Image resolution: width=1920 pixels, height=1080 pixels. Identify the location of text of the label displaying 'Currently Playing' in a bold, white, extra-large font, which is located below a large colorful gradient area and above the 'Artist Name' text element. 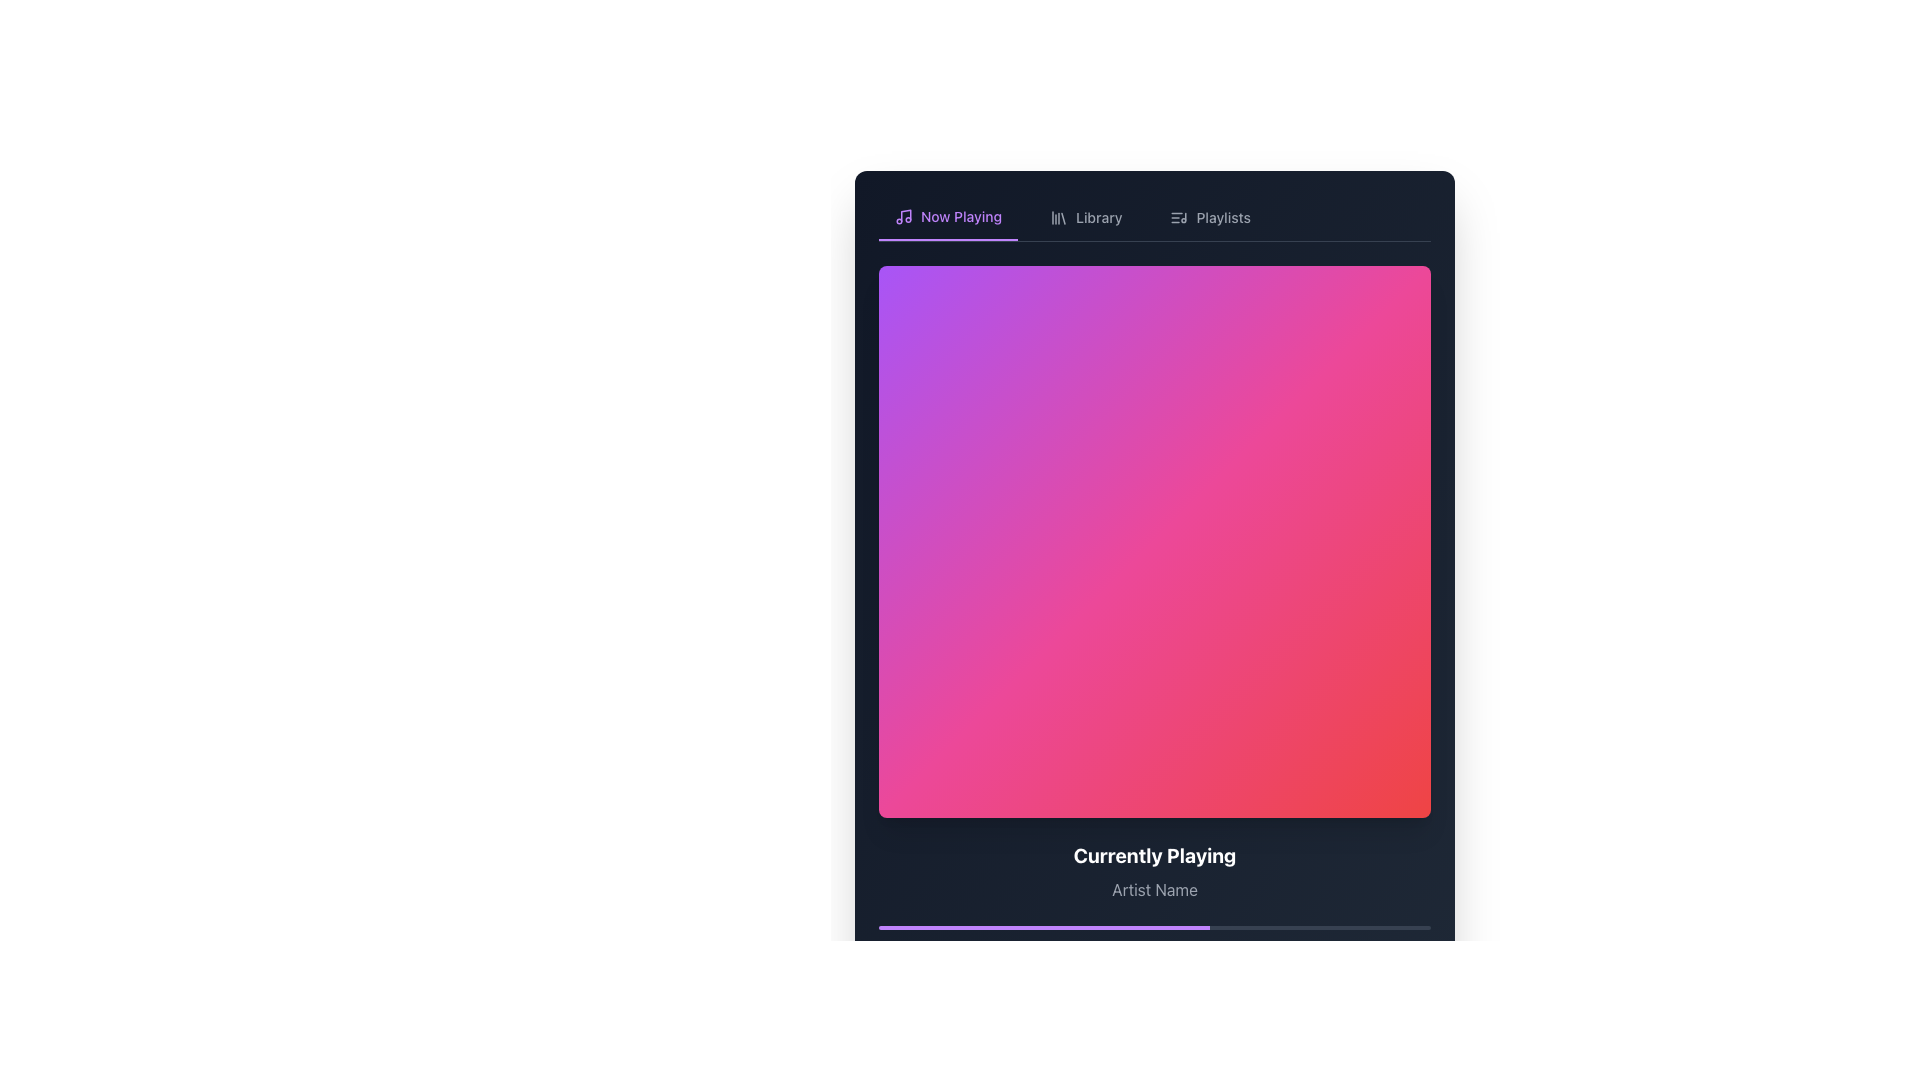
(1155, 855).